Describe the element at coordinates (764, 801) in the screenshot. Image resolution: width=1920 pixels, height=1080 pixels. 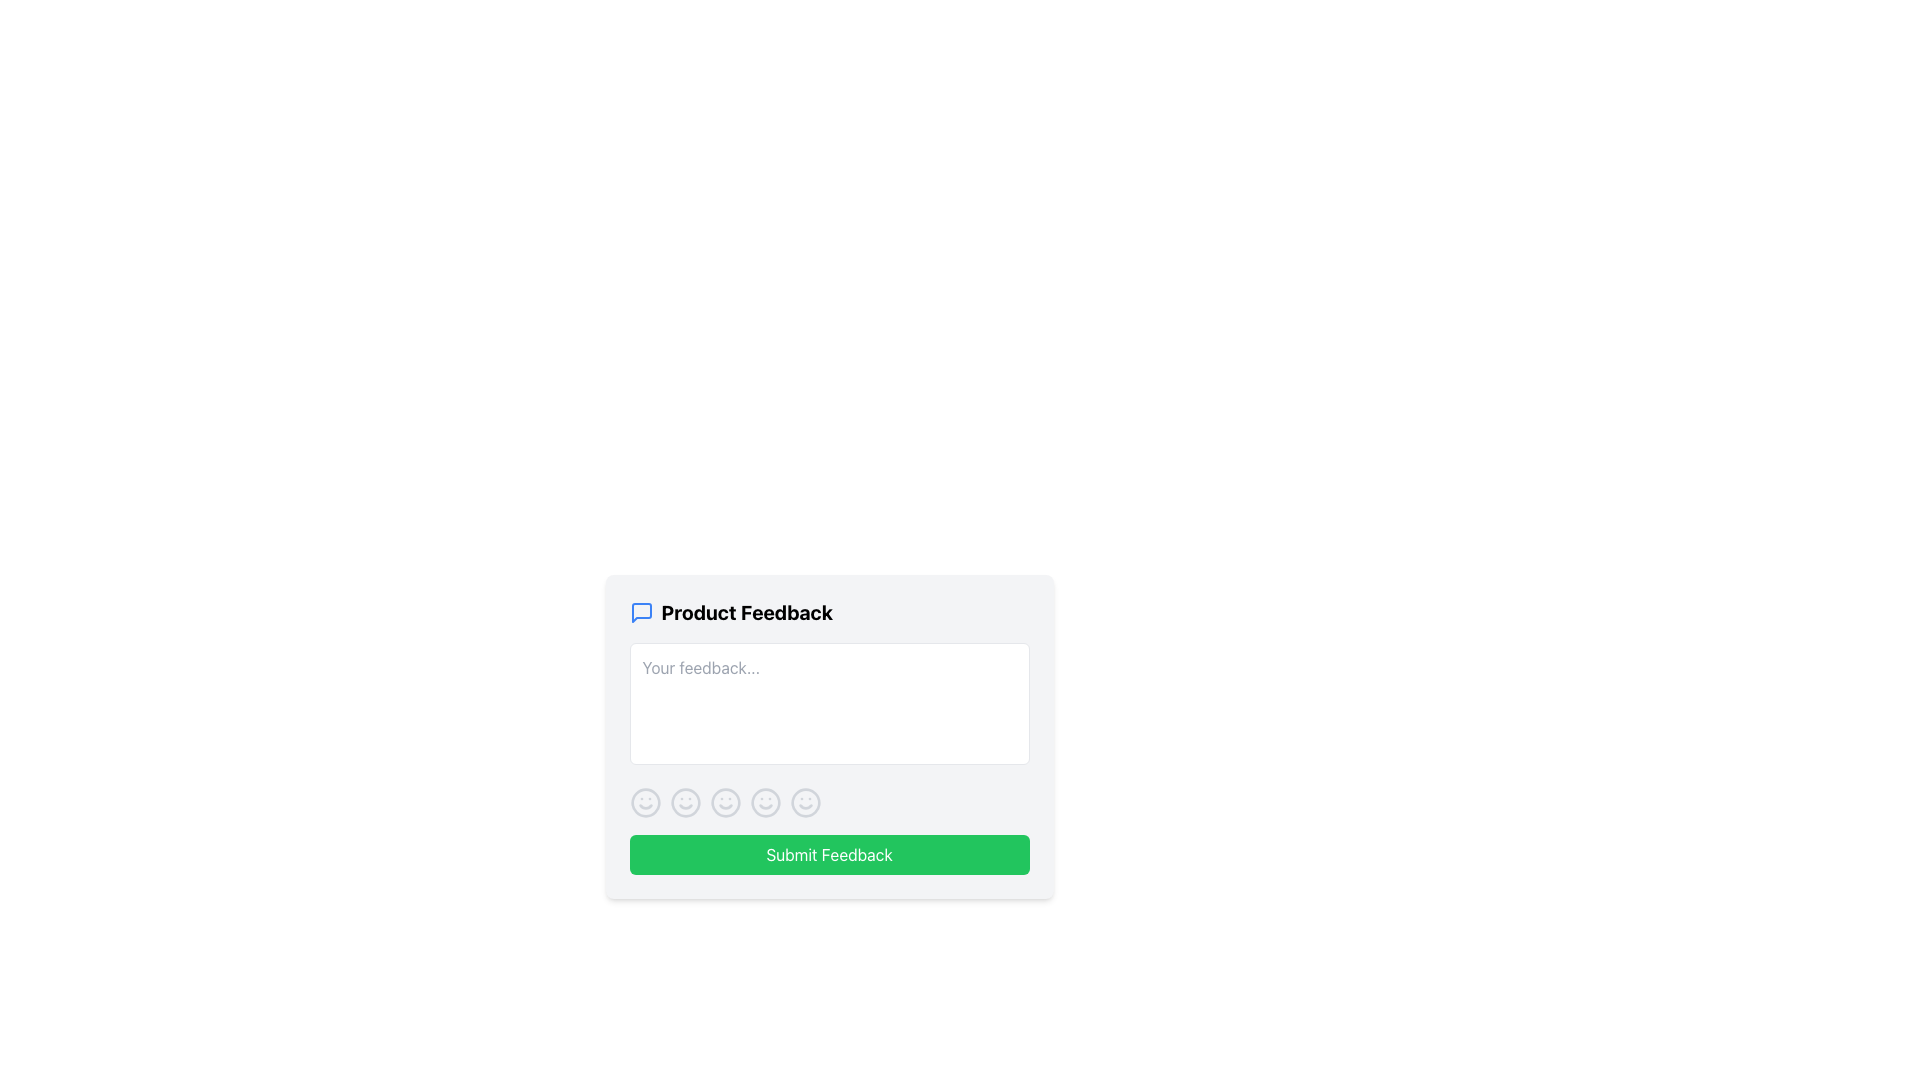
I see `the circular element representing a gray circle within the SVG graphic of a smiley icon` at that location.